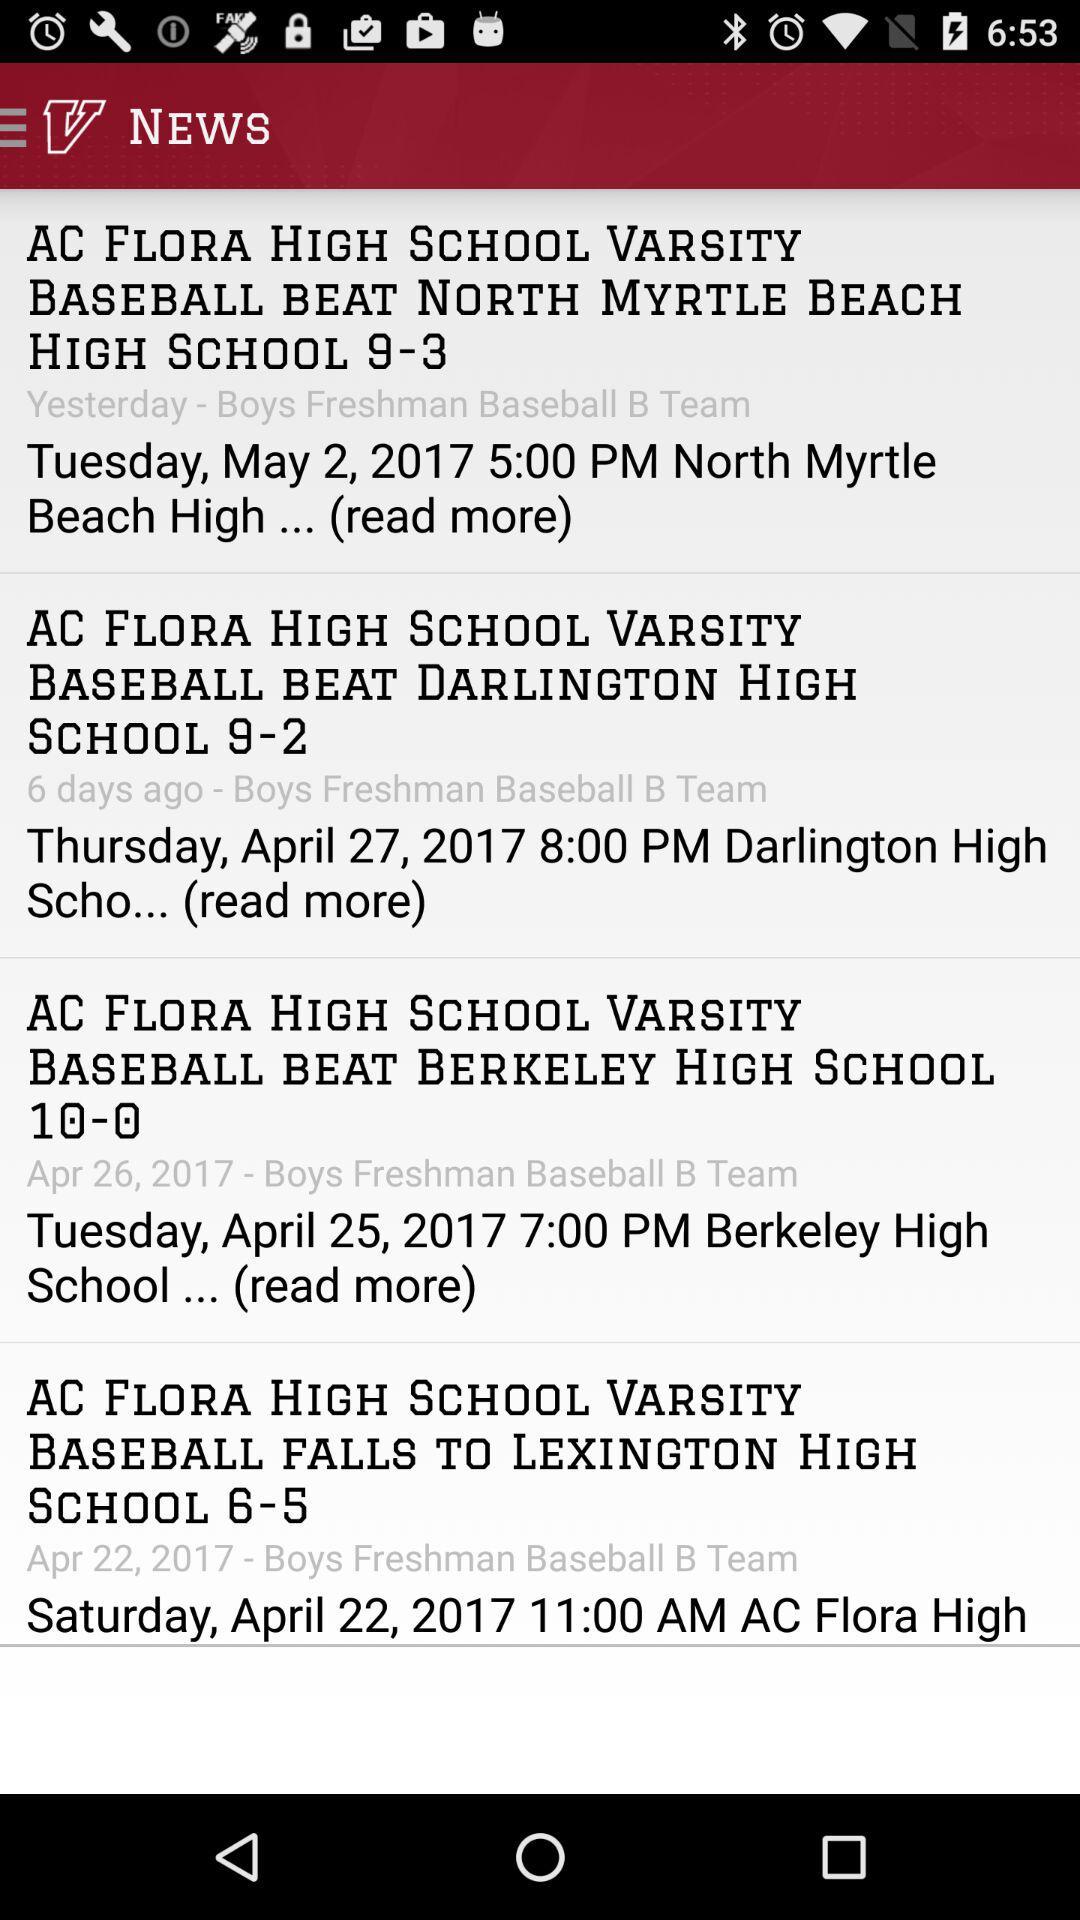 The height and width of the screenshot is (1920, 1080). I want to click on the app above the thursday april 27 icon, so click(540, 786).